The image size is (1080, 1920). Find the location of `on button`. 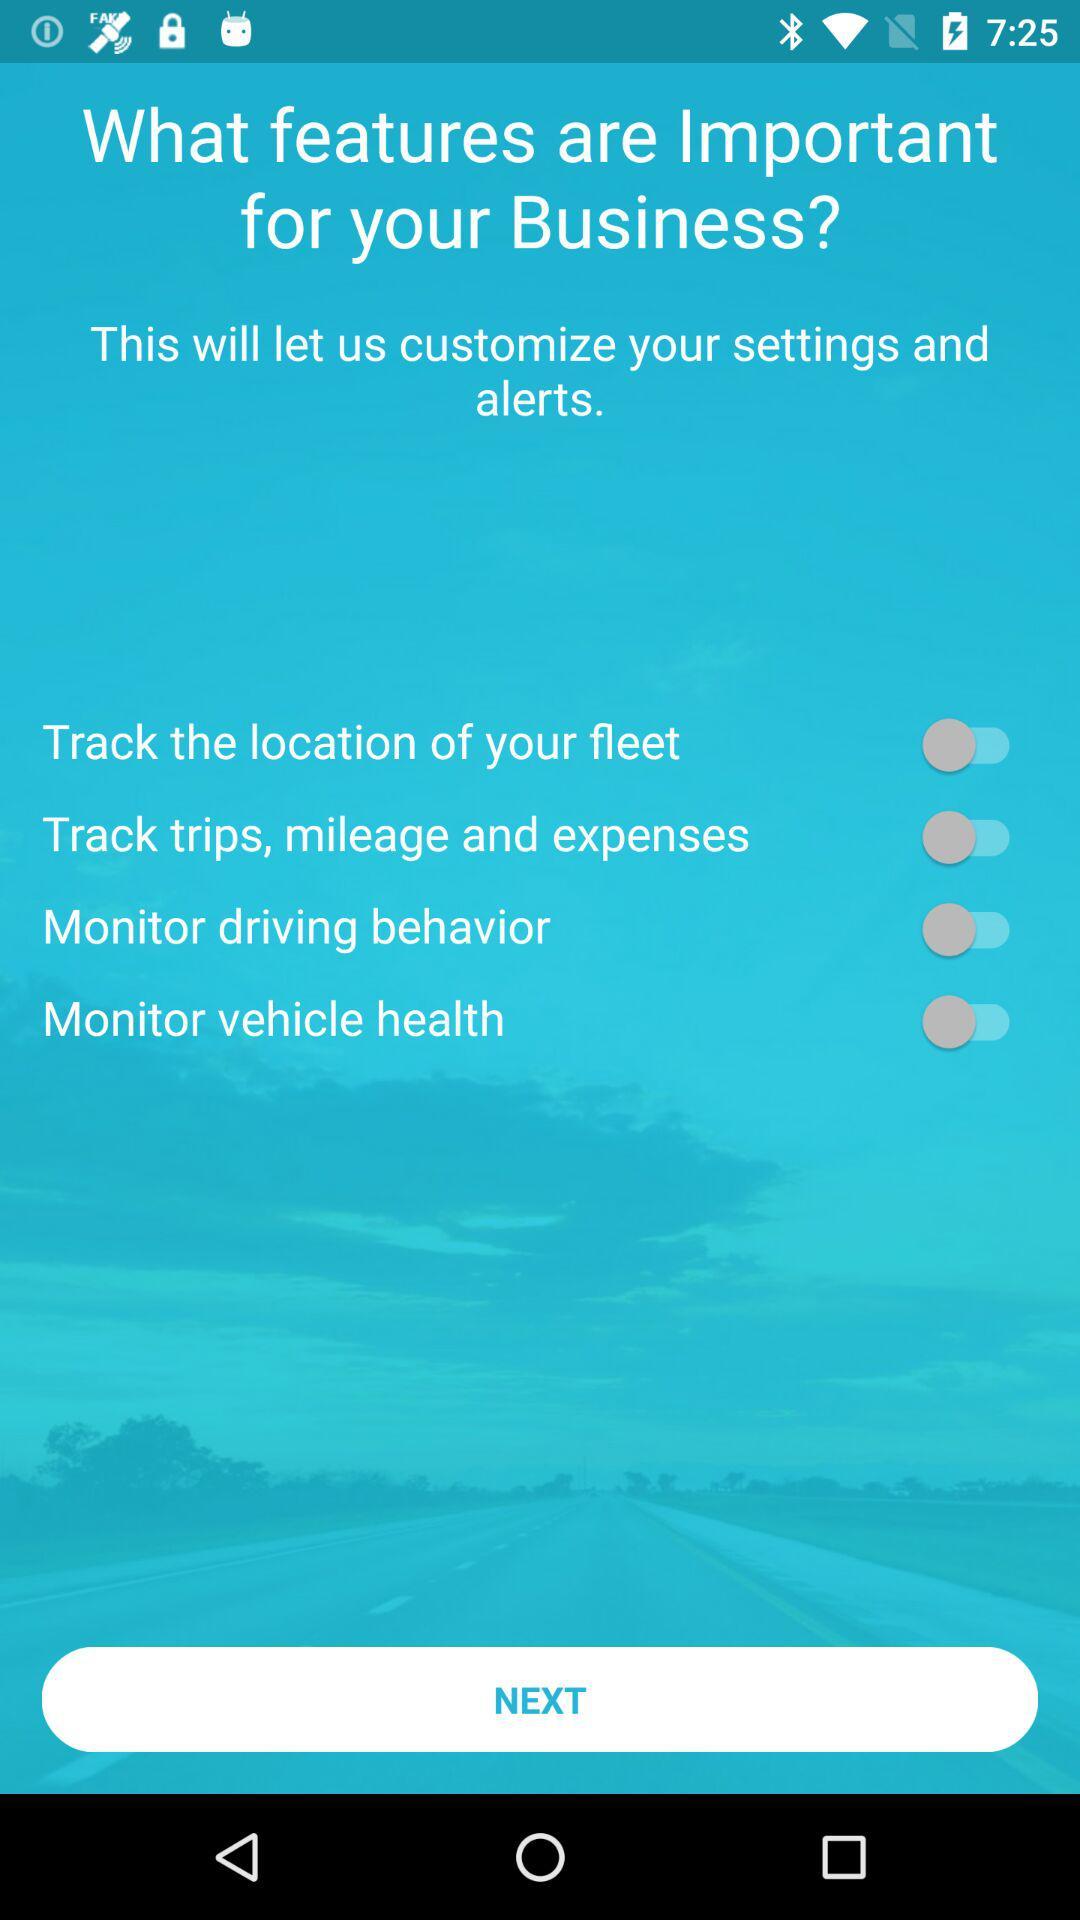

on button is located at coordinates (974, 836).